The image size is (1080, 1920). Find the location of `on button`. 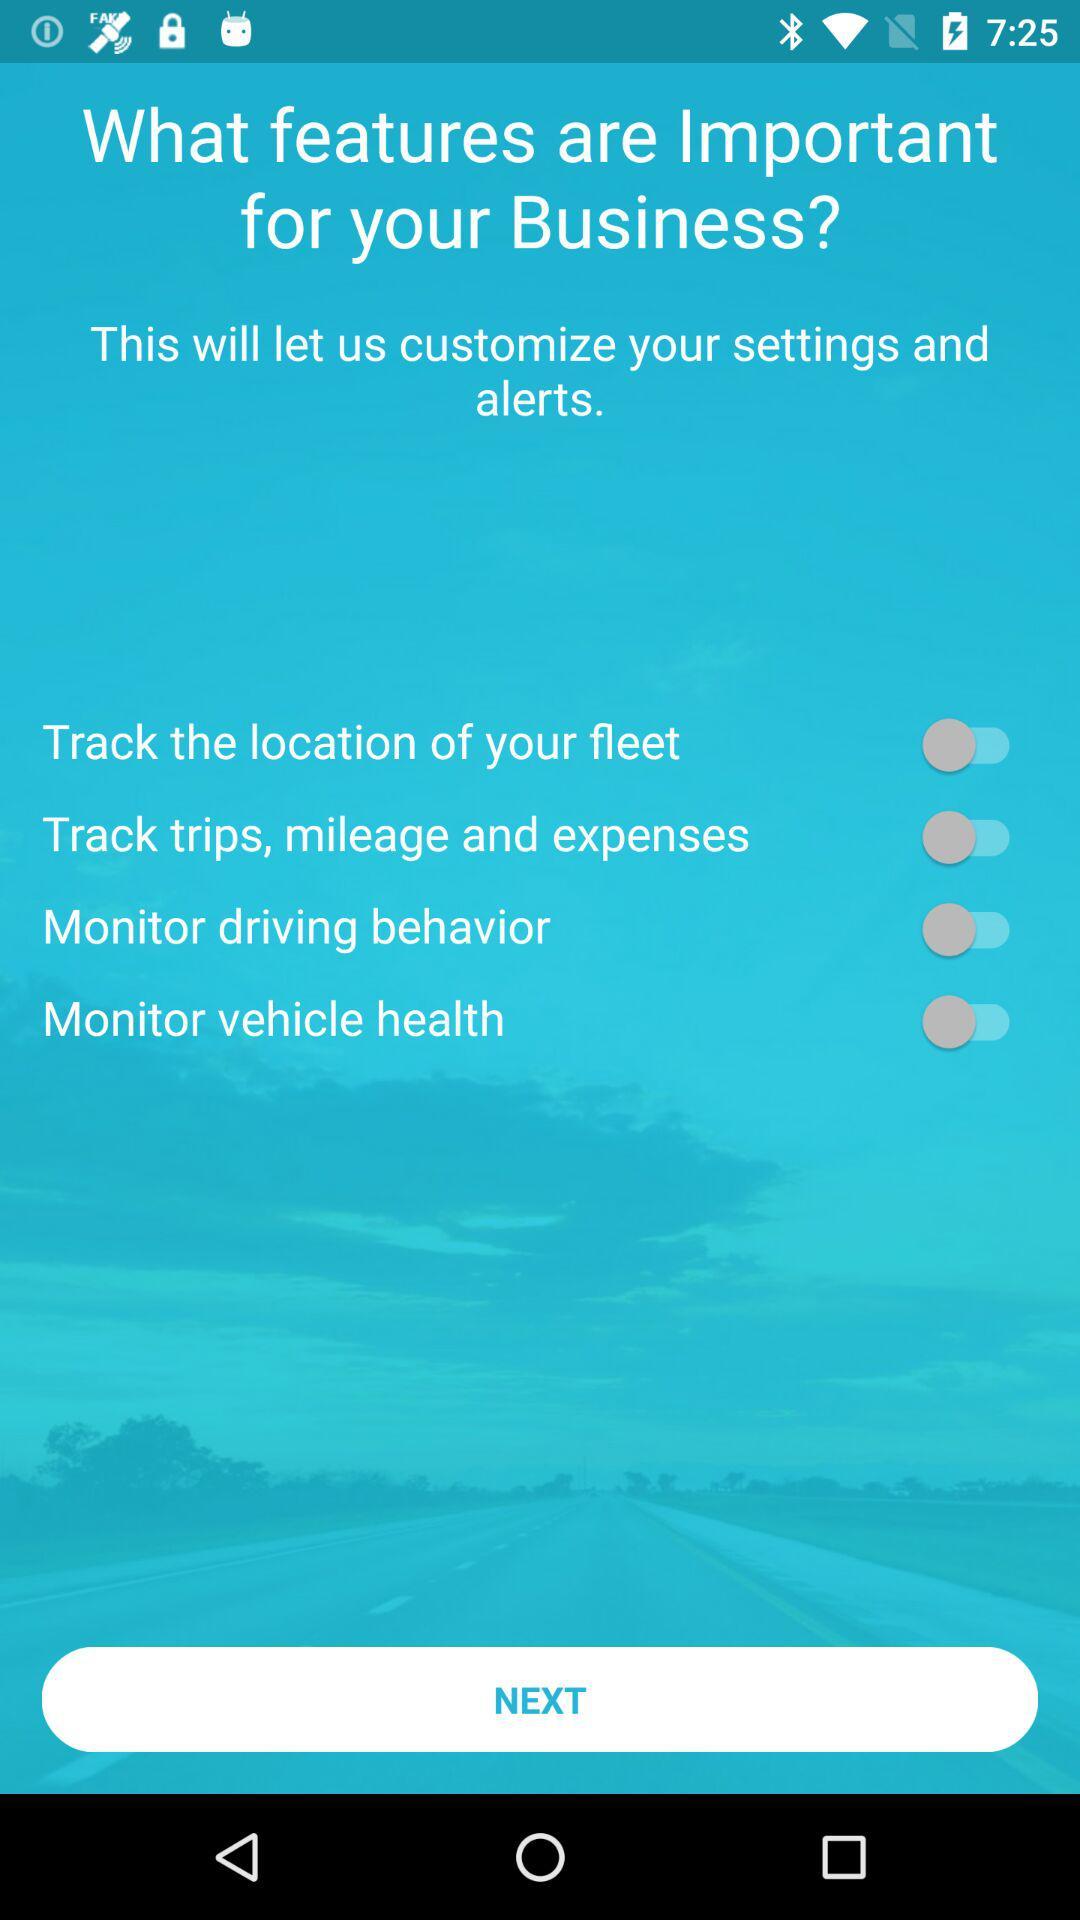

on button is located at coordinates (974, 836).